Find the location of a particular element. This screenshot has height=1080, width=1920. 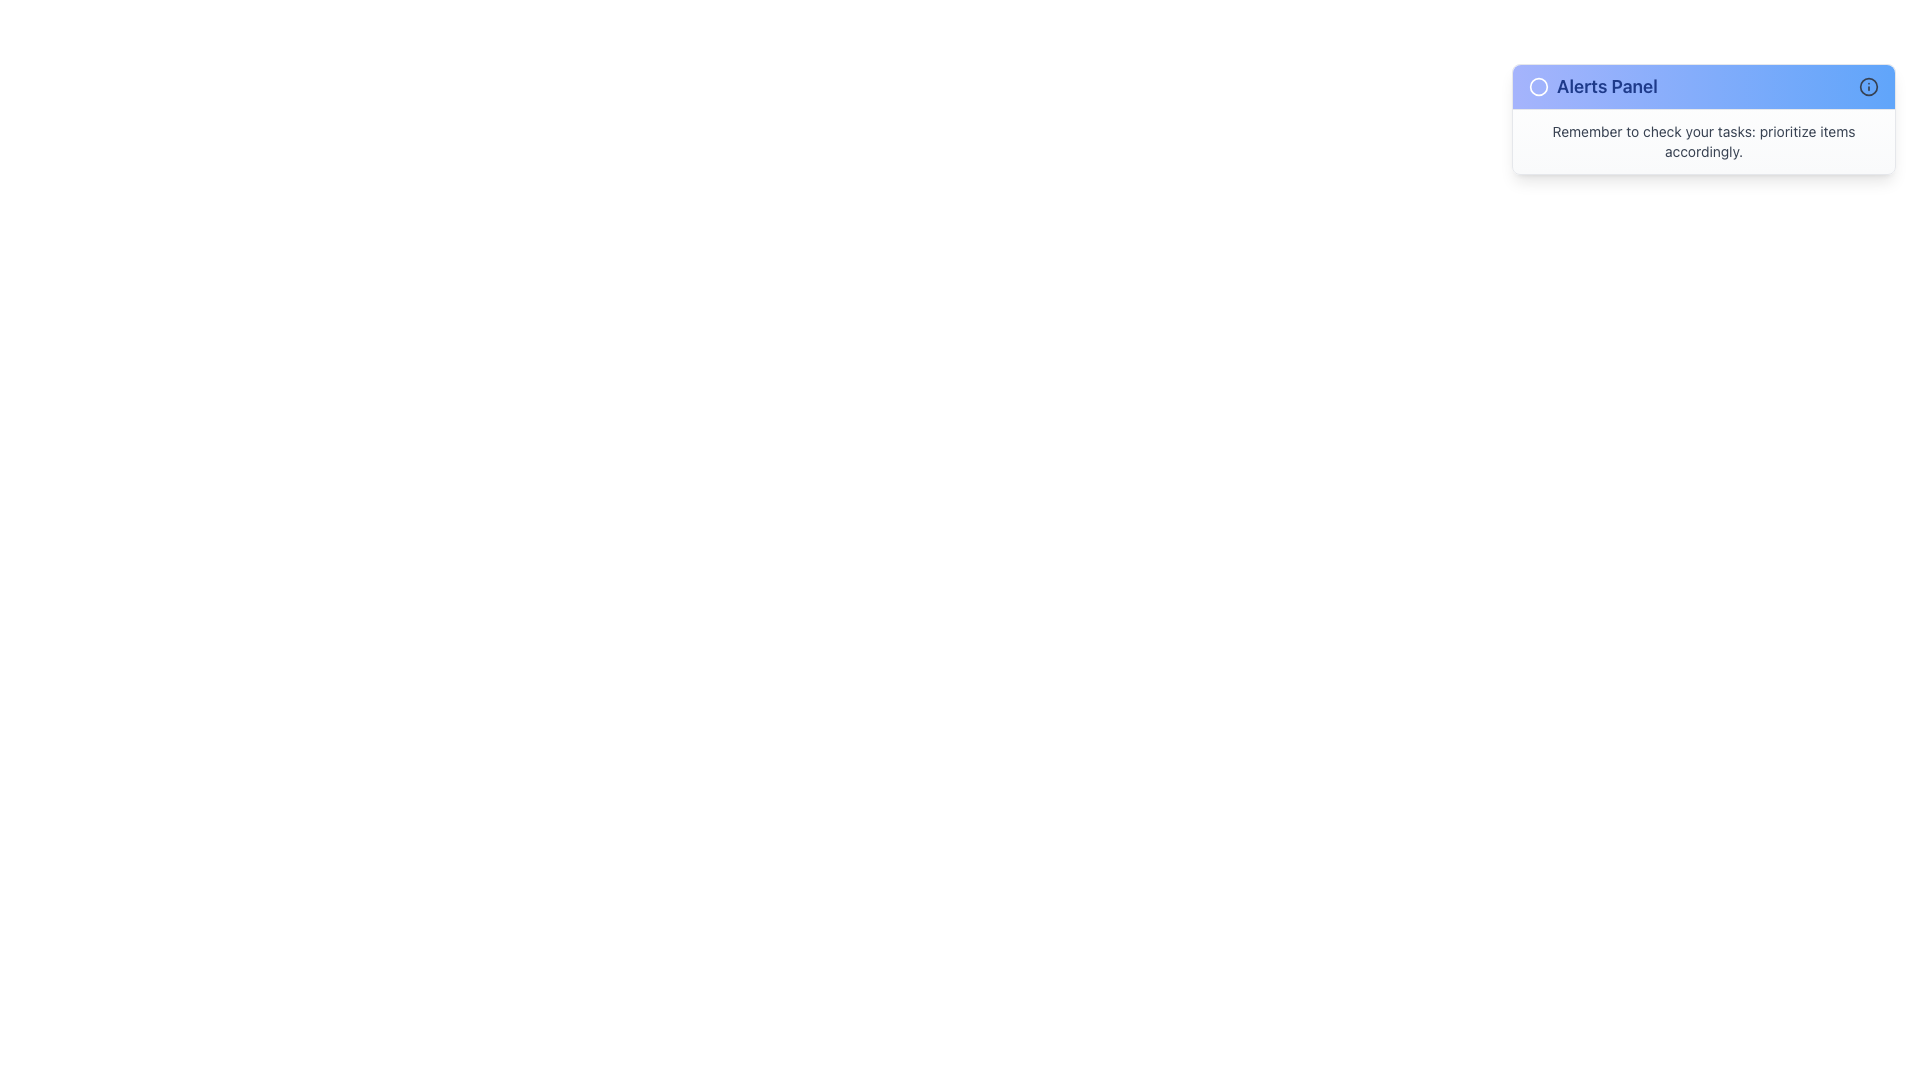

the decorative icon that serves as a status indicator for the 'Alerts Panel', located at the leftmost end before the text 'Alerts Panel' is located at coordinates (1538, 86).